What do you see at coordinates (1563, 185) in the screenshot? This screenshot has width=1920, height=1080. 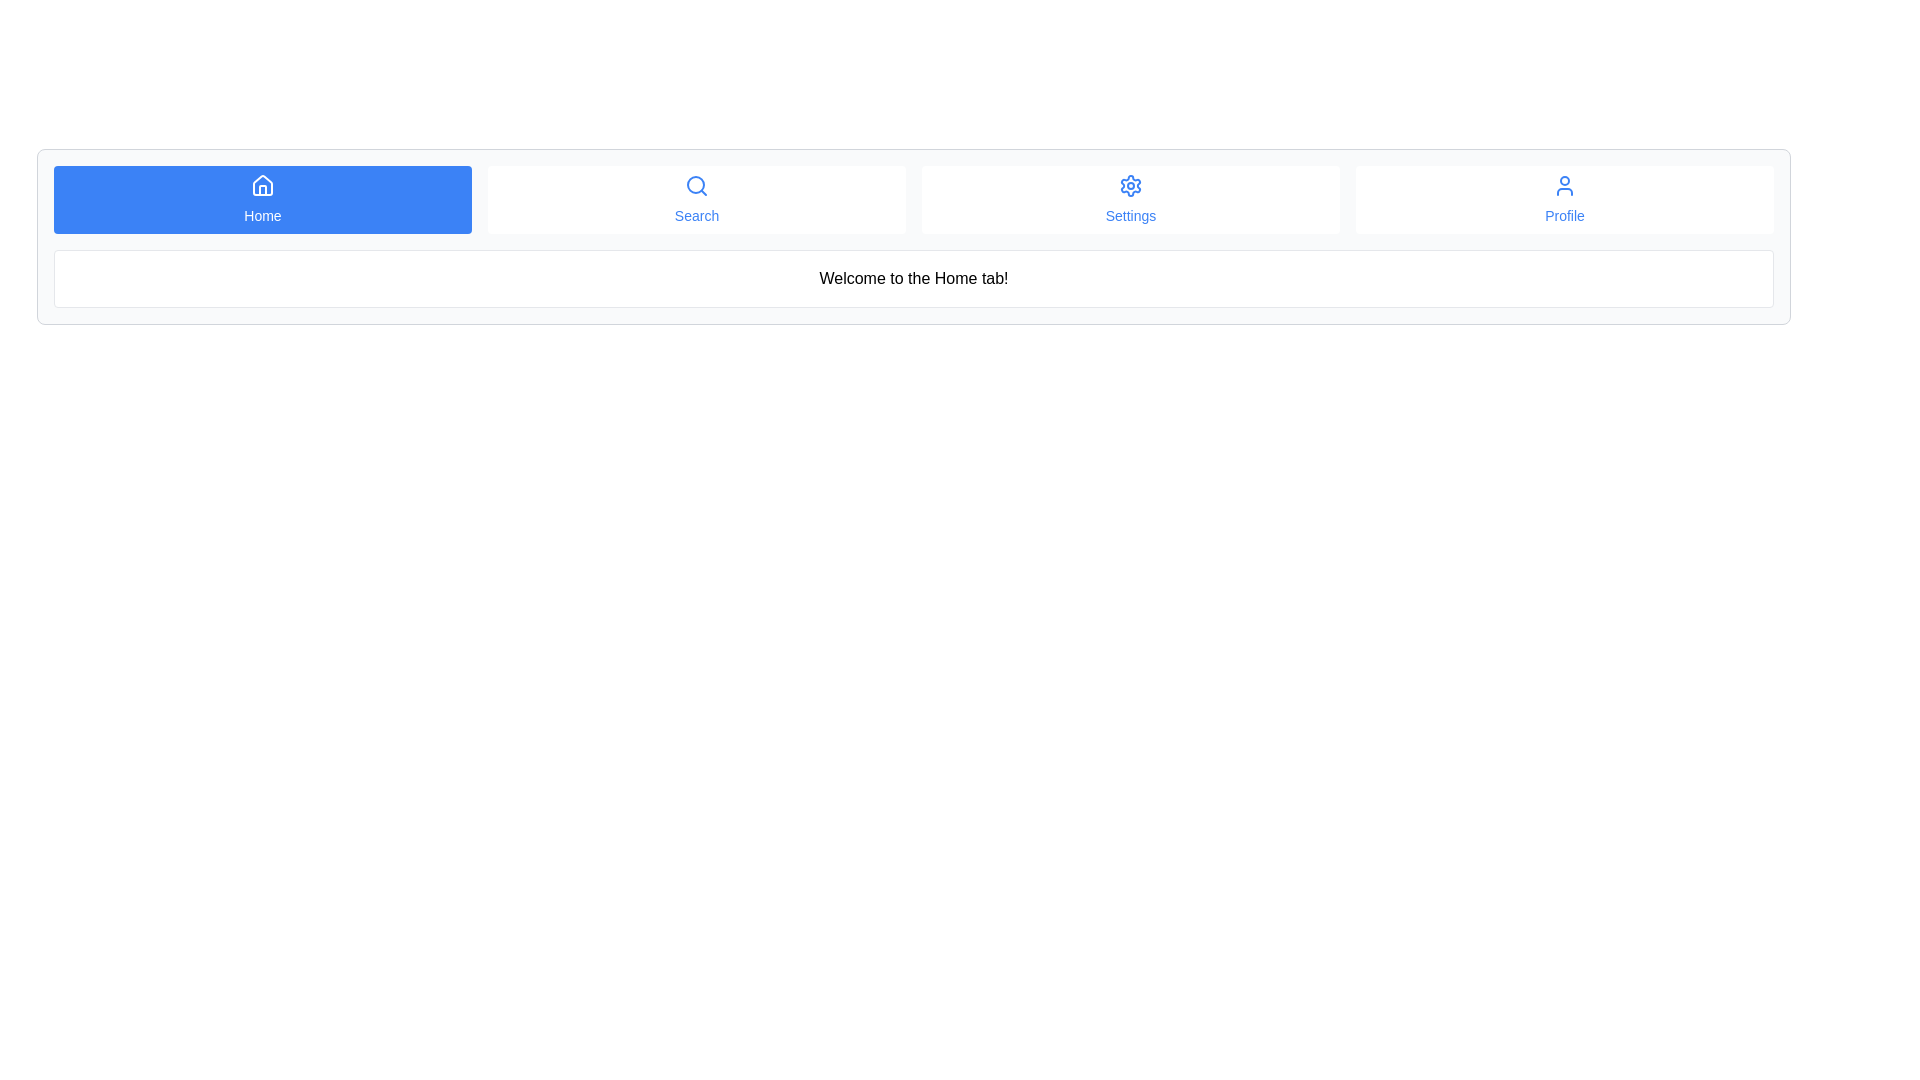 I see `the user silhouette icon with a blue stroke color located in the top right portion of the navigation bar, which is above the text label reading 'Profile'` at bounding box center [1563, 185].